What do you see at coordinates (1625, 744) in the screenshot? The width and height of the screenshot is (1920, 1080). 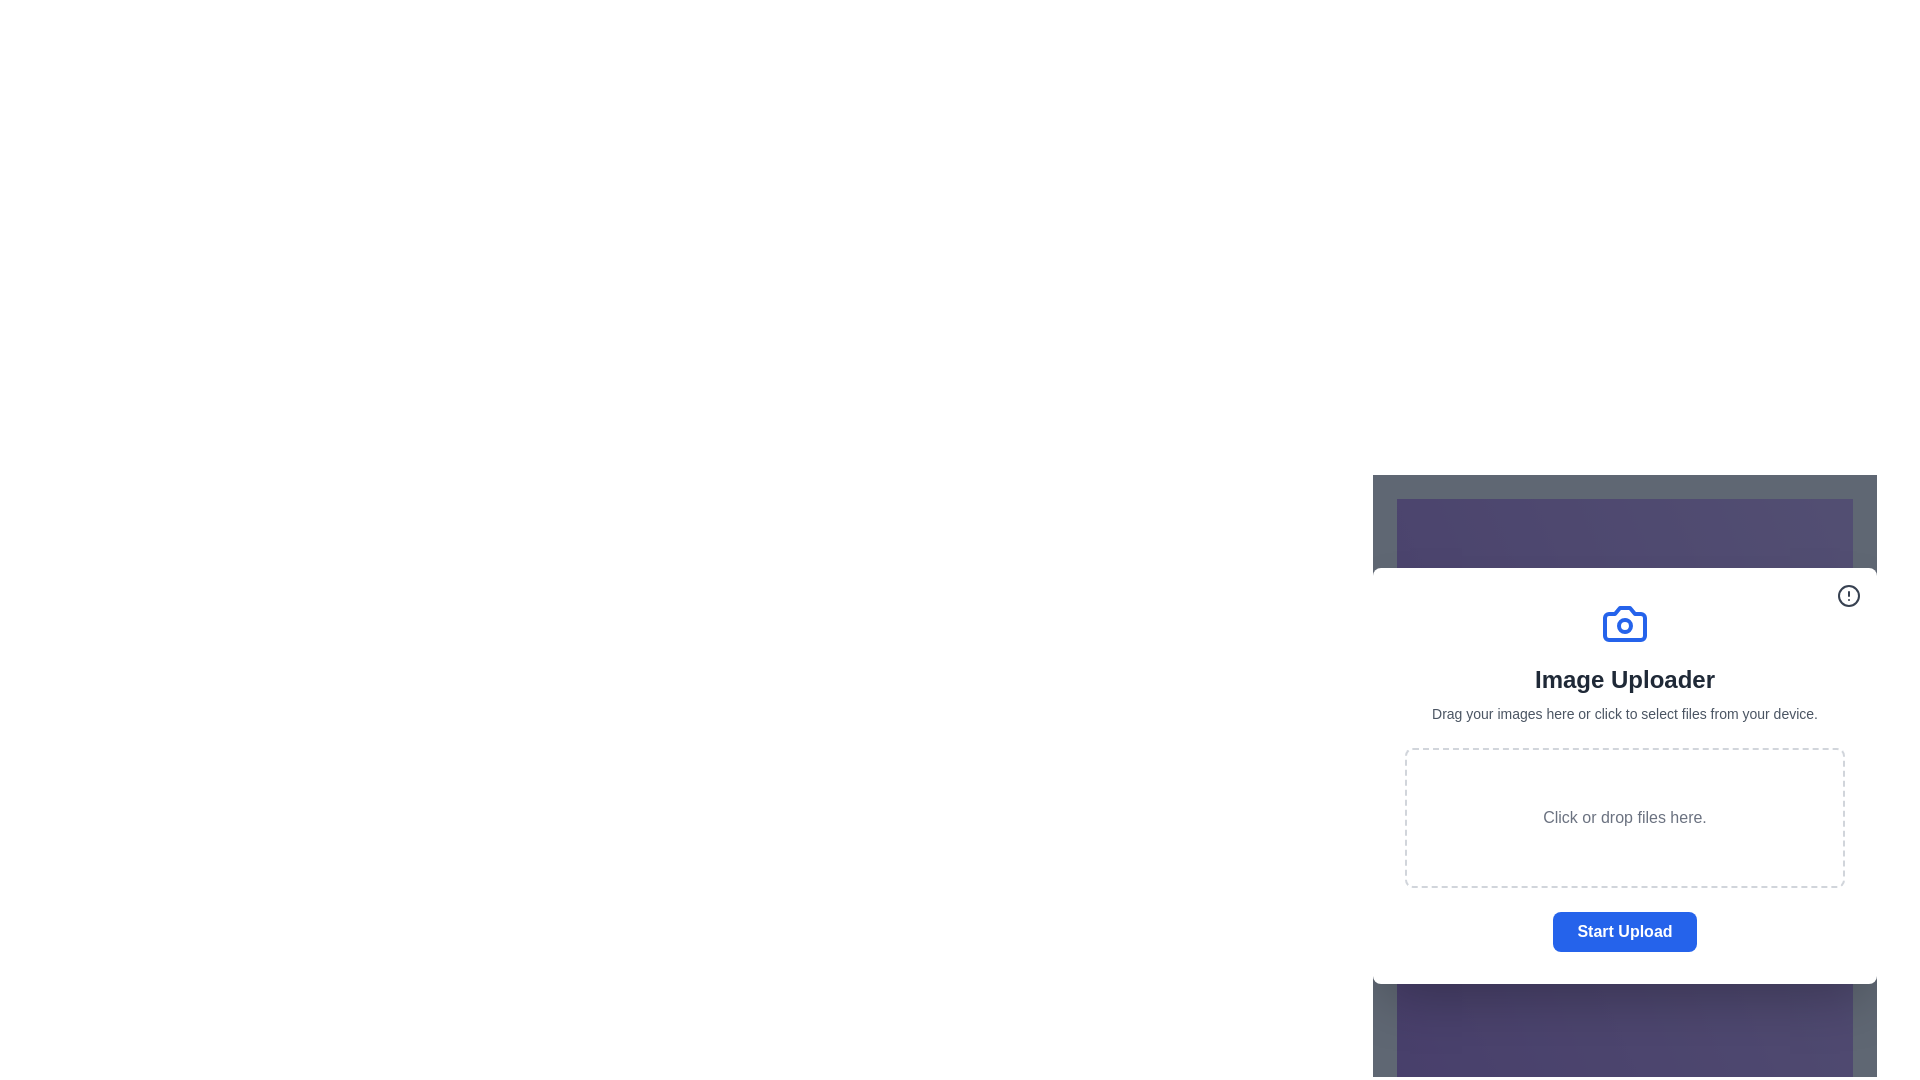 I see `and drop files into the Interactive Section located in the central area of the card, which allows users` at bounding box center [1625, 744].